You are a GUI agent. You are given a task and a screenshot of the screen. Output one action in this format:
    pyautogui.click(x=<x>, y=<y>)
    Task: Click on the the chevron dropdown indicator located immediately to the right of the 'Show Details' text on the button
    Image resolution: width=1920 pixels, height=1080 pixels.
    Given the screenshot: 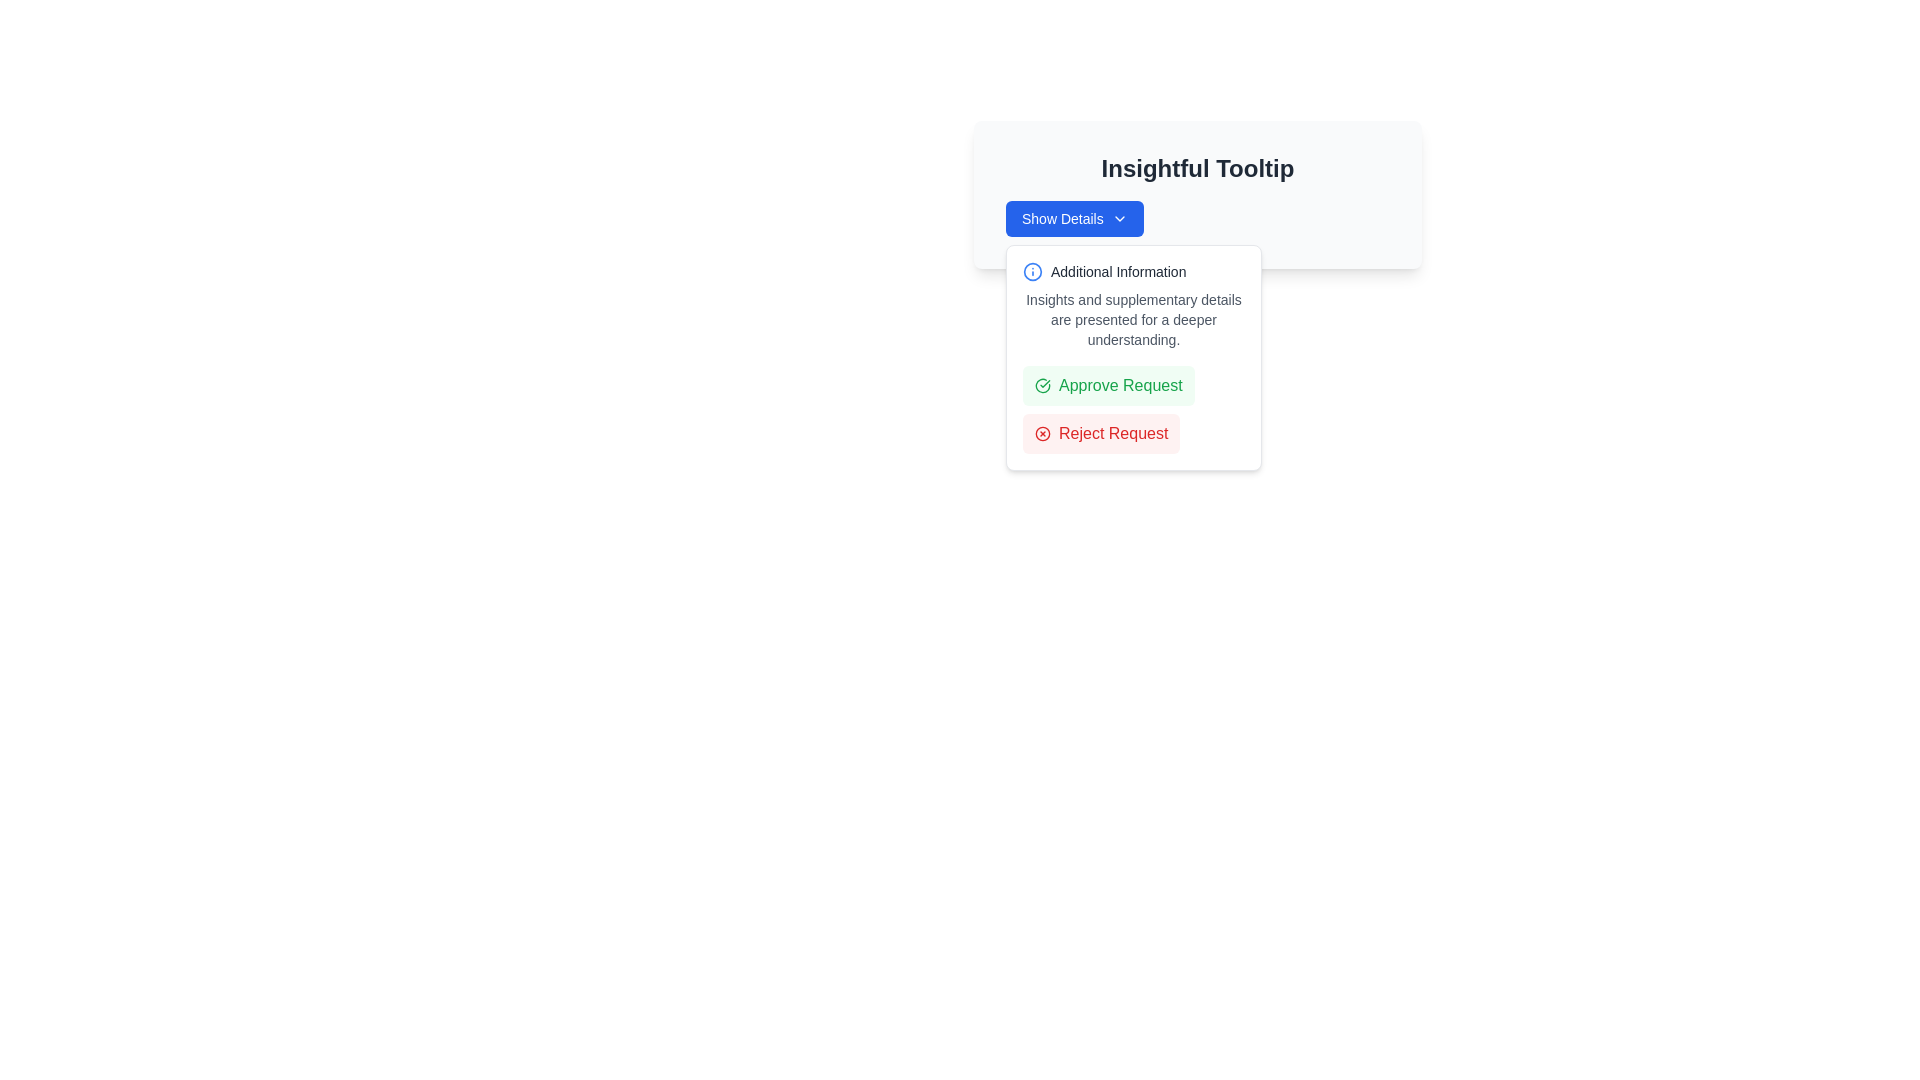 What is the action you would take?
    pyautogui.click(x=1118, y=219)
    